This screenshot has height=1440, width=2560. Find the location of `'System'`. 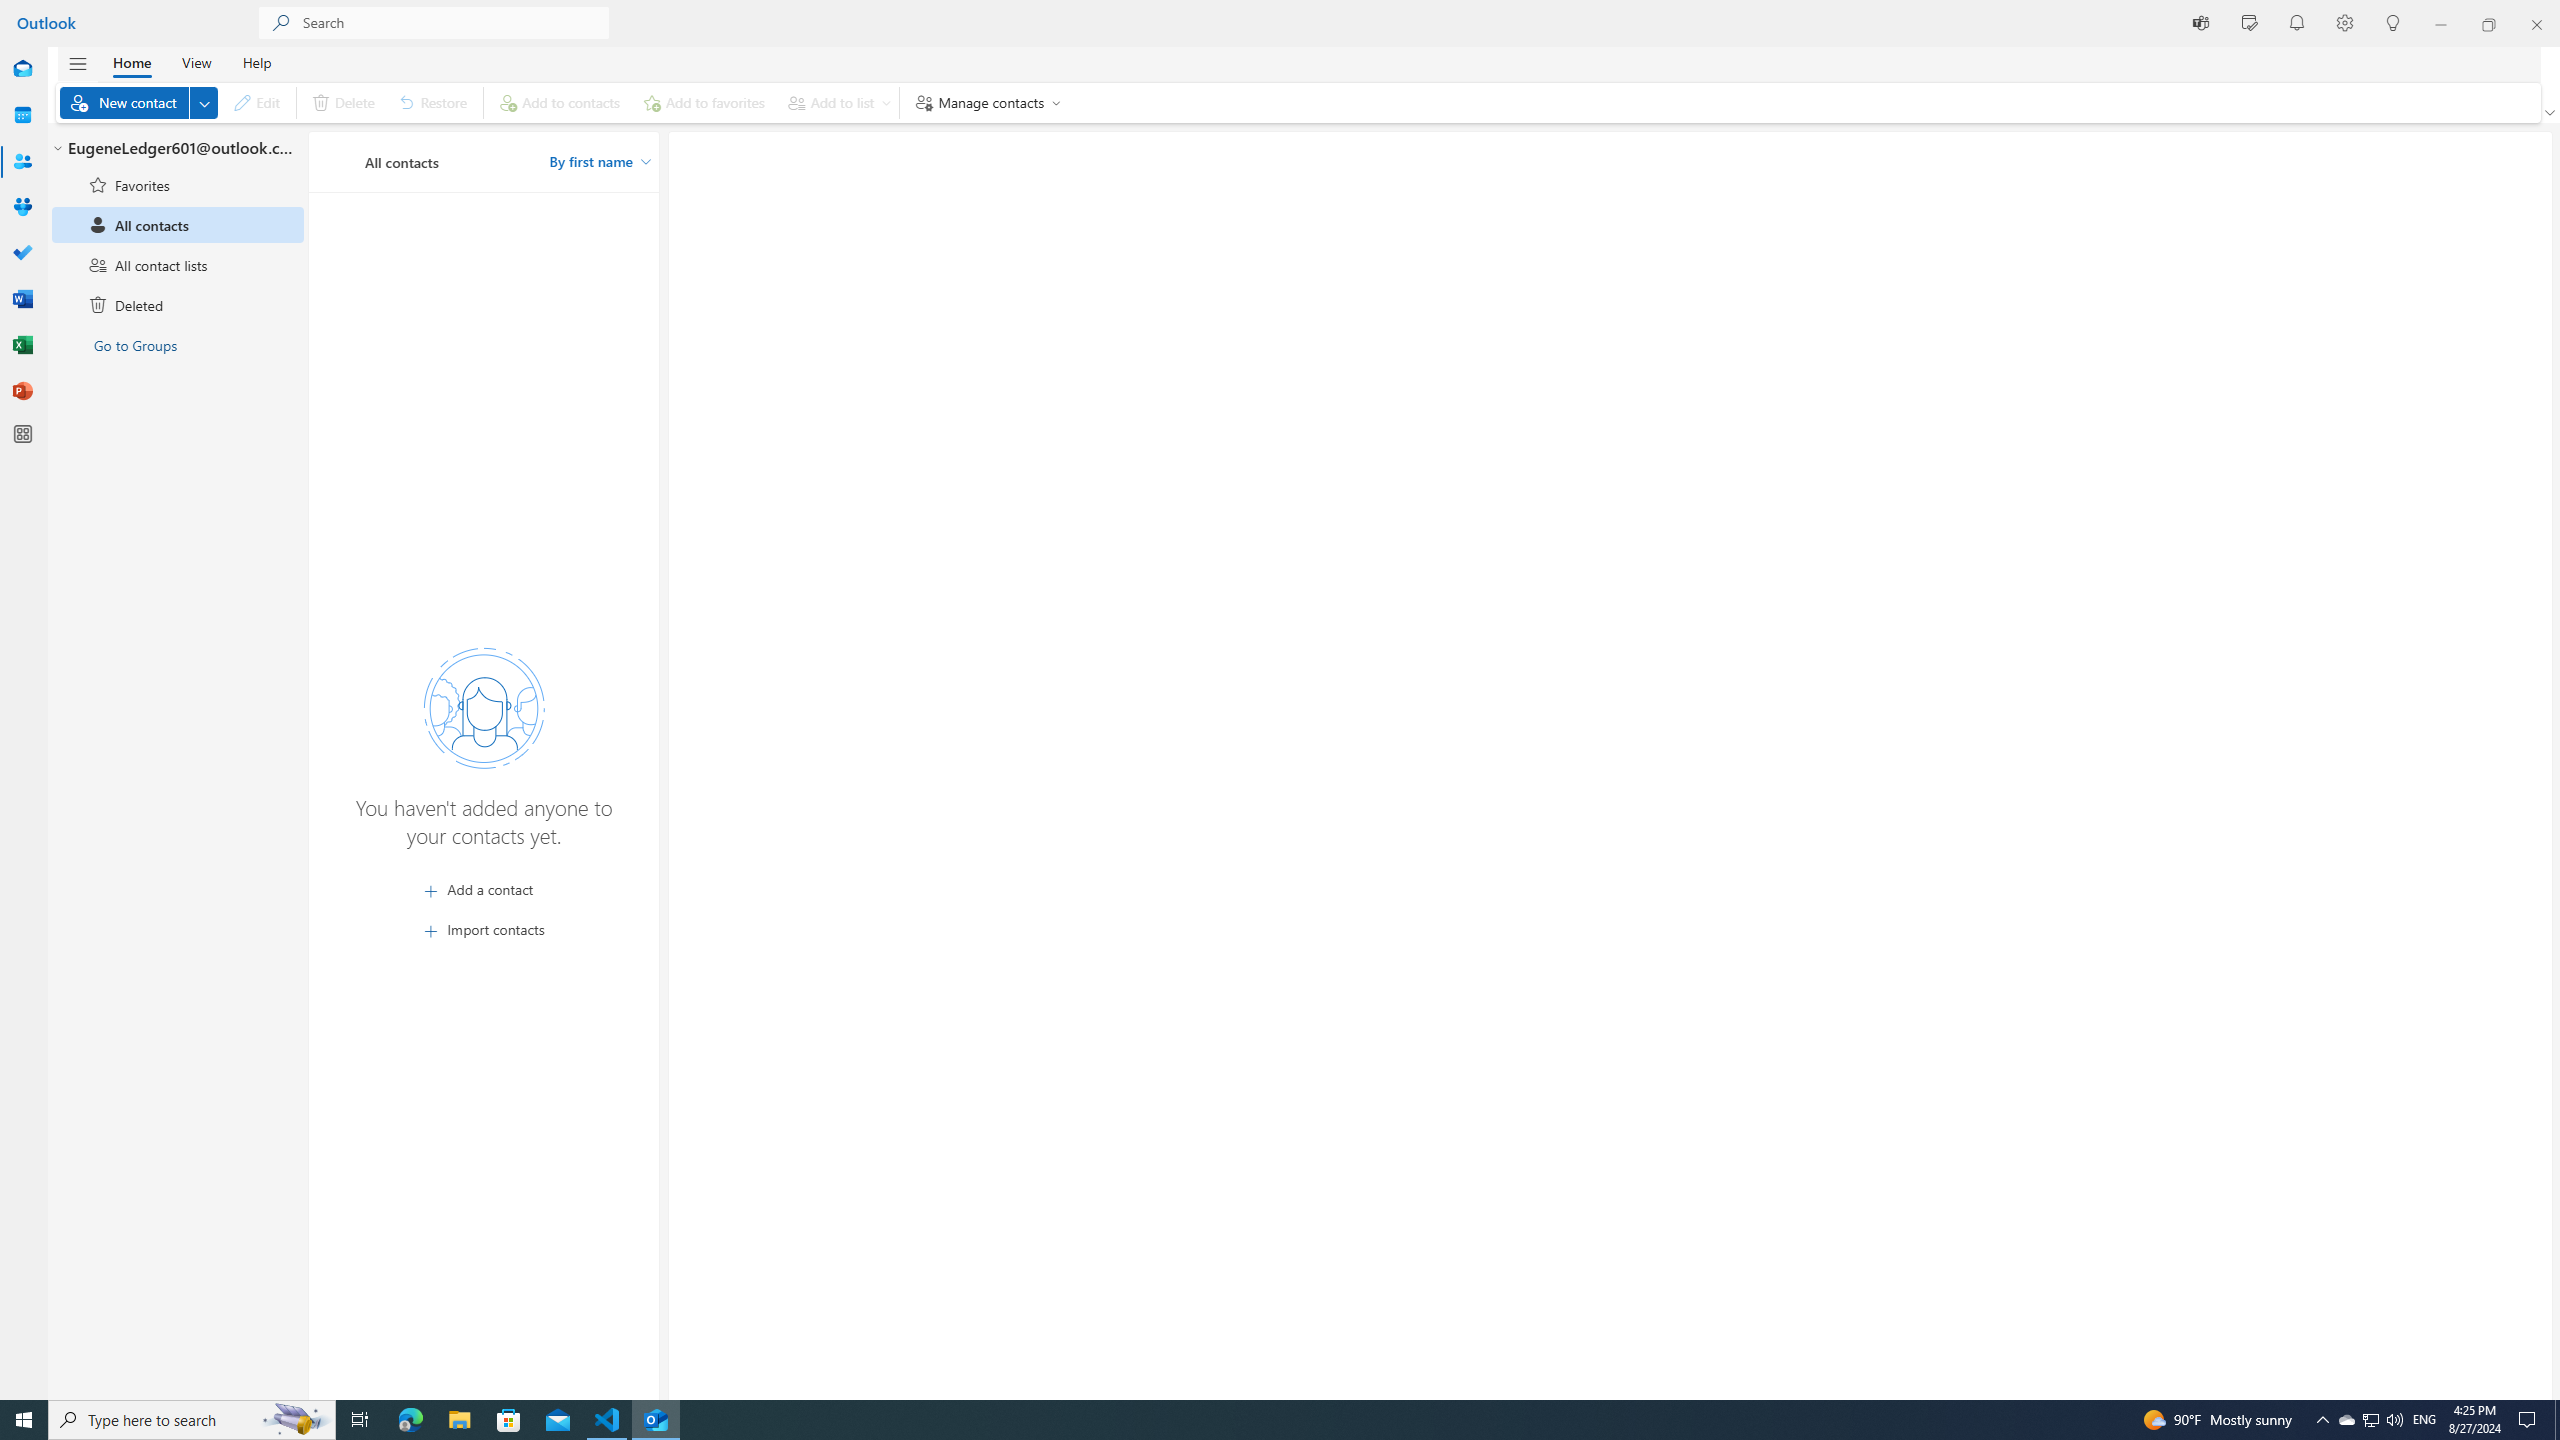

'System' is located at coordinates (11, 9).